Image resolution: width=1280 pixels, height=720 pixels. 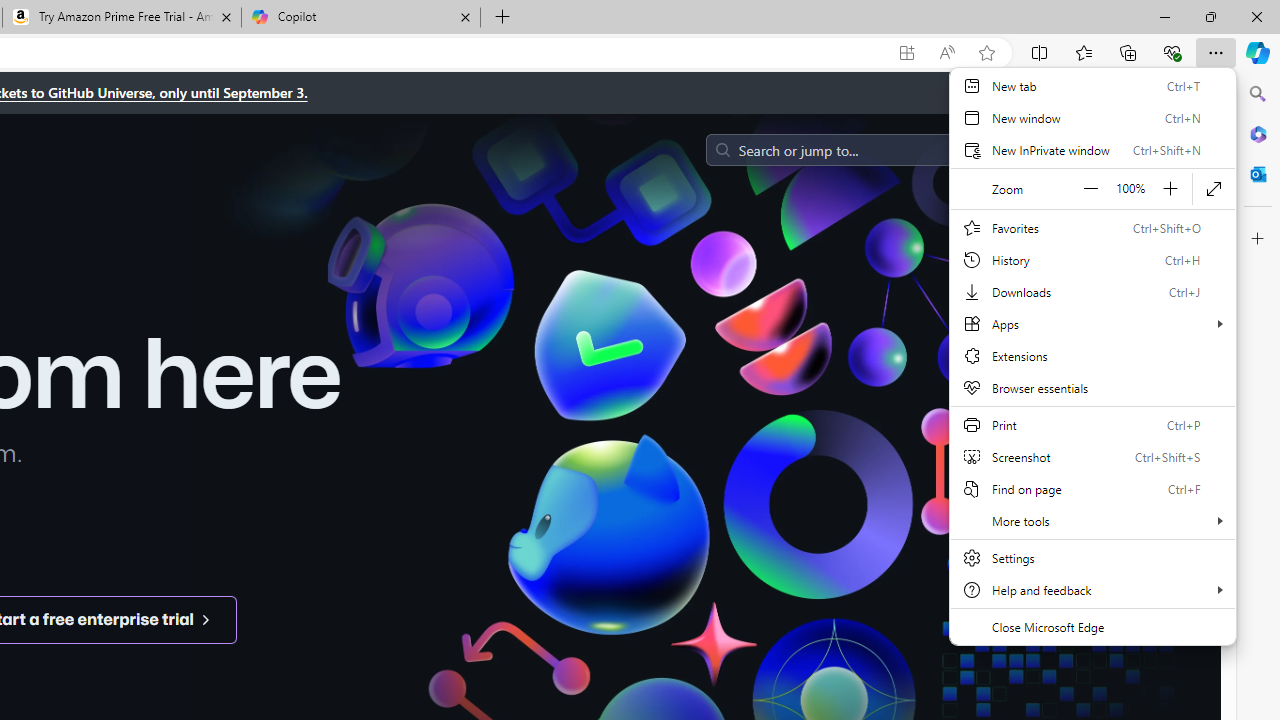 I want to click on 'Extensions', so click(x=1092, y=355).